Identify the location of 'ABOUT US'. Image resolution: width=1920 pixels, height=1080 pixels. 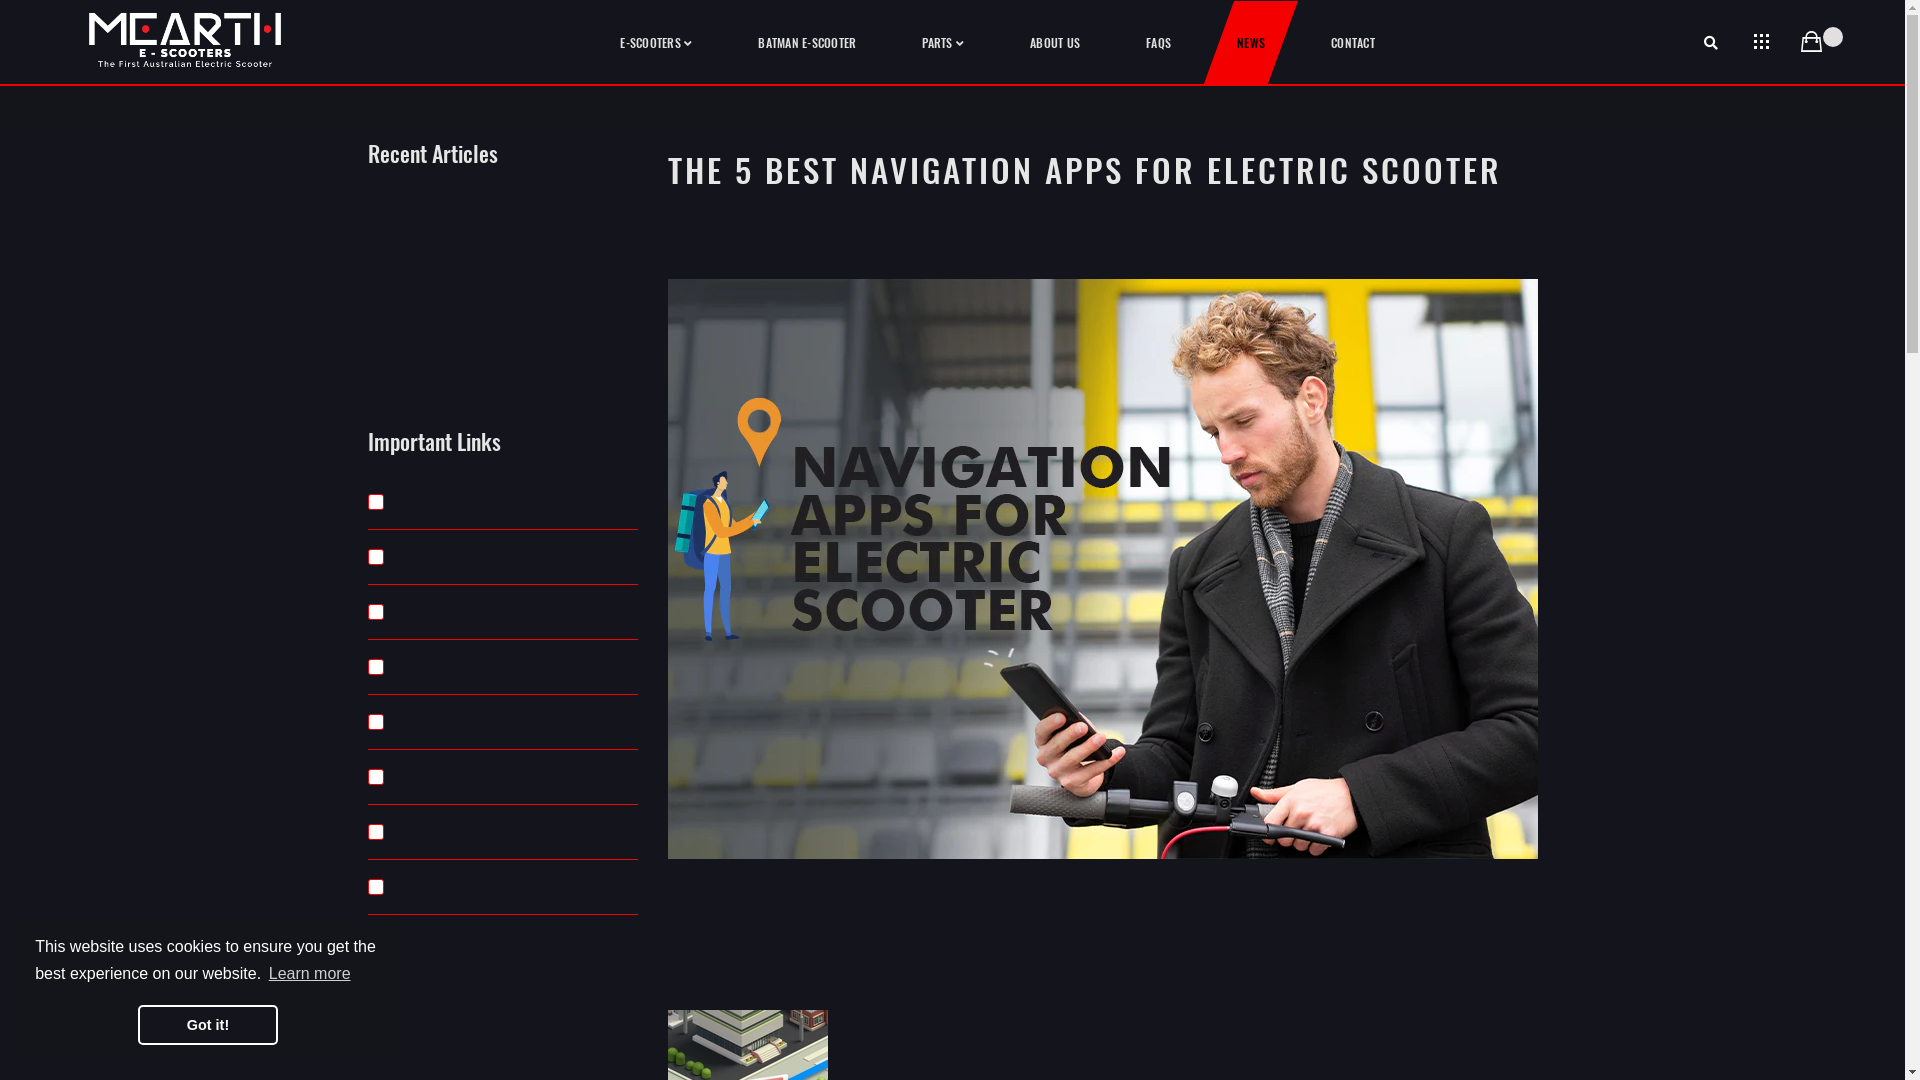
(1054, 42).